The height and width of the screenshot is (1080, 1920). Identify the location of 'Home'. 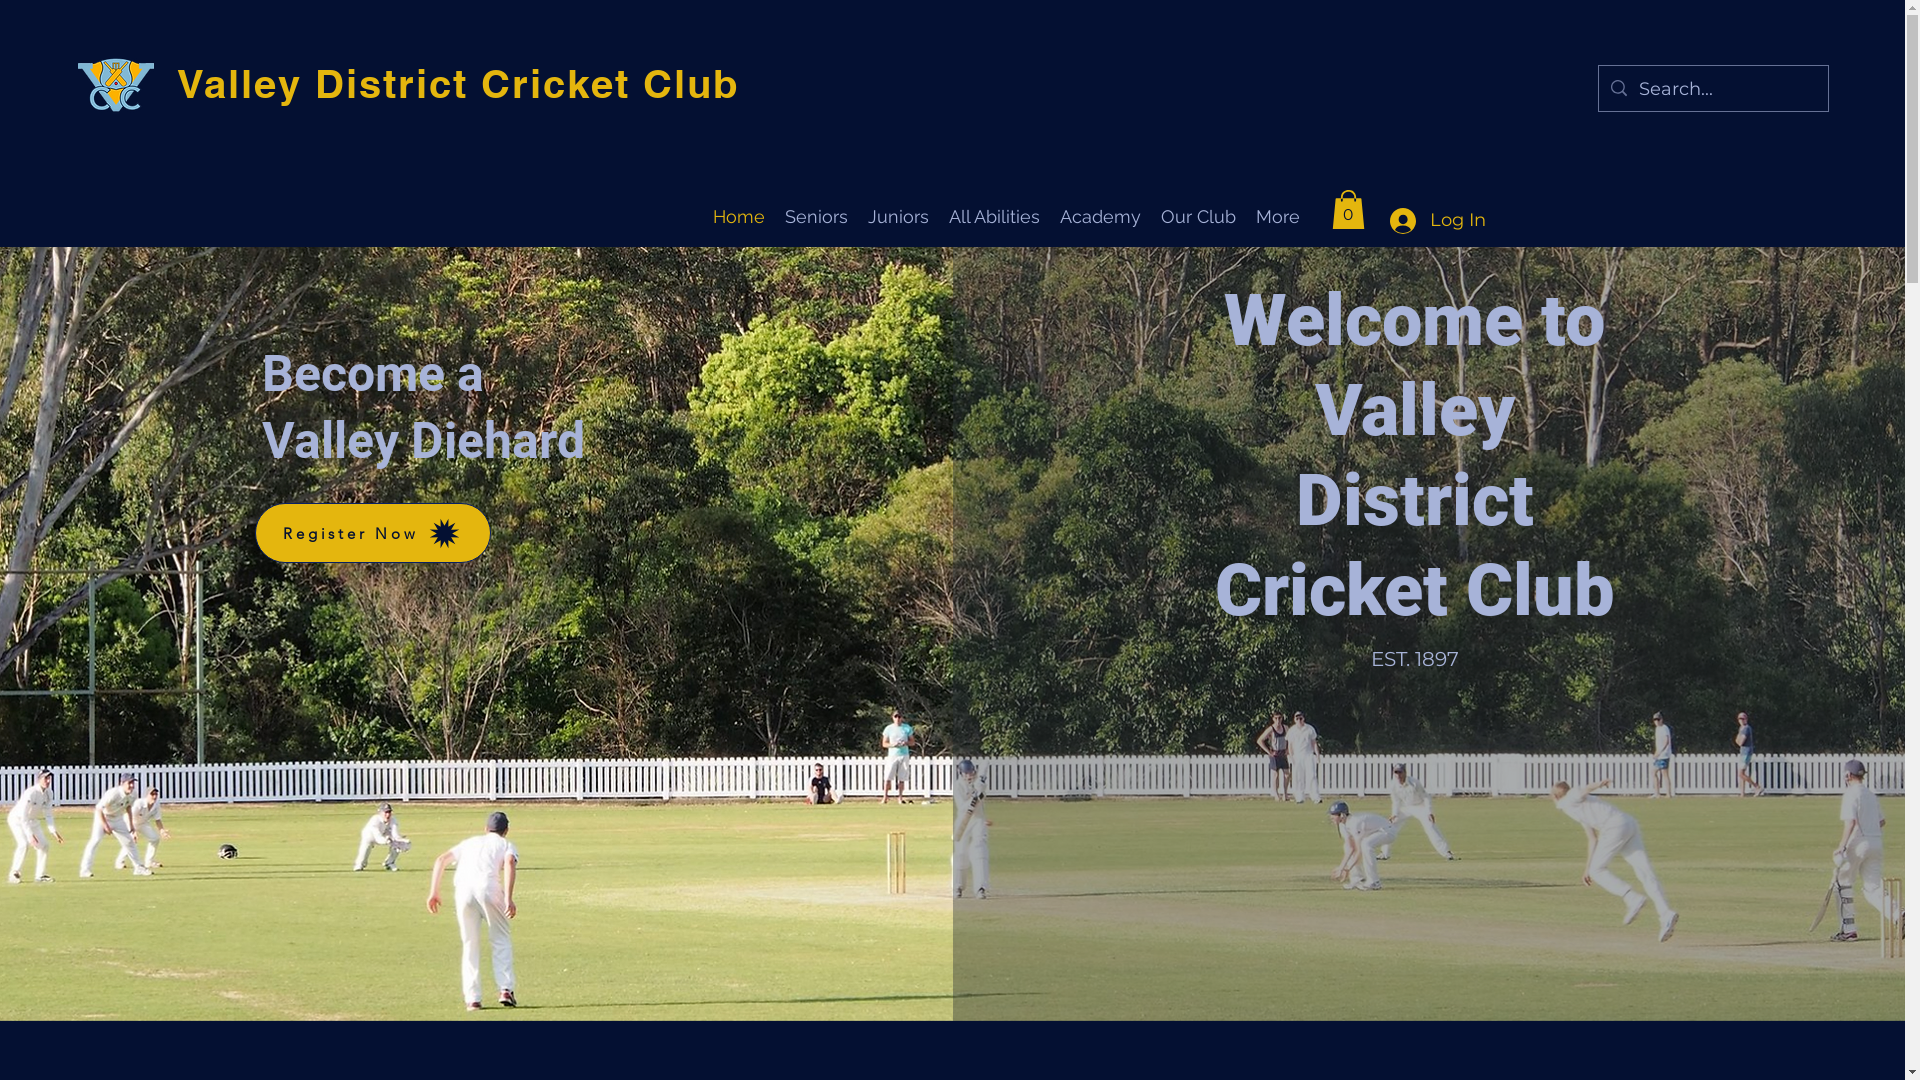
(737, 215).